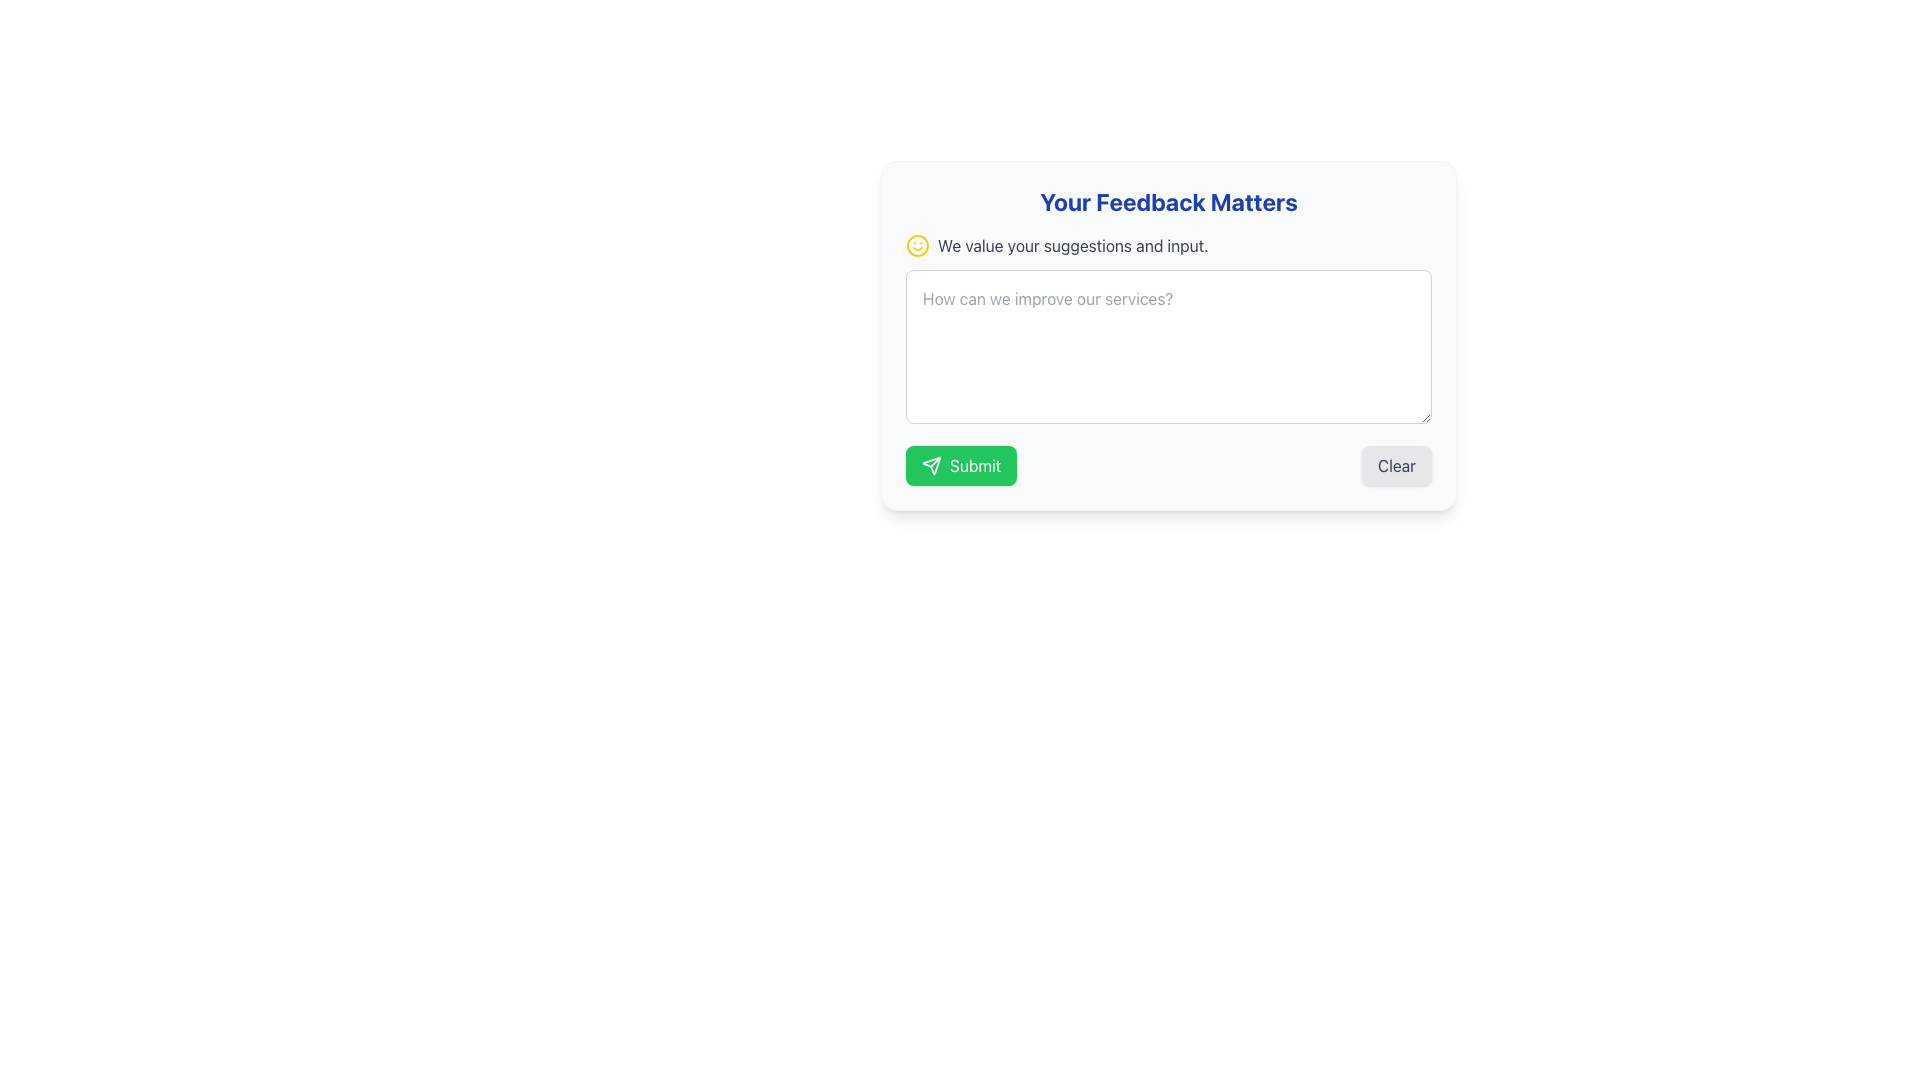 The image size is (1920, 1080). Describe the element at coordinates (930, 466) in the screenshot. I see `the 'Submit' button that contains the paper airplane icon at the bottom-center of the feedback form` at that location.